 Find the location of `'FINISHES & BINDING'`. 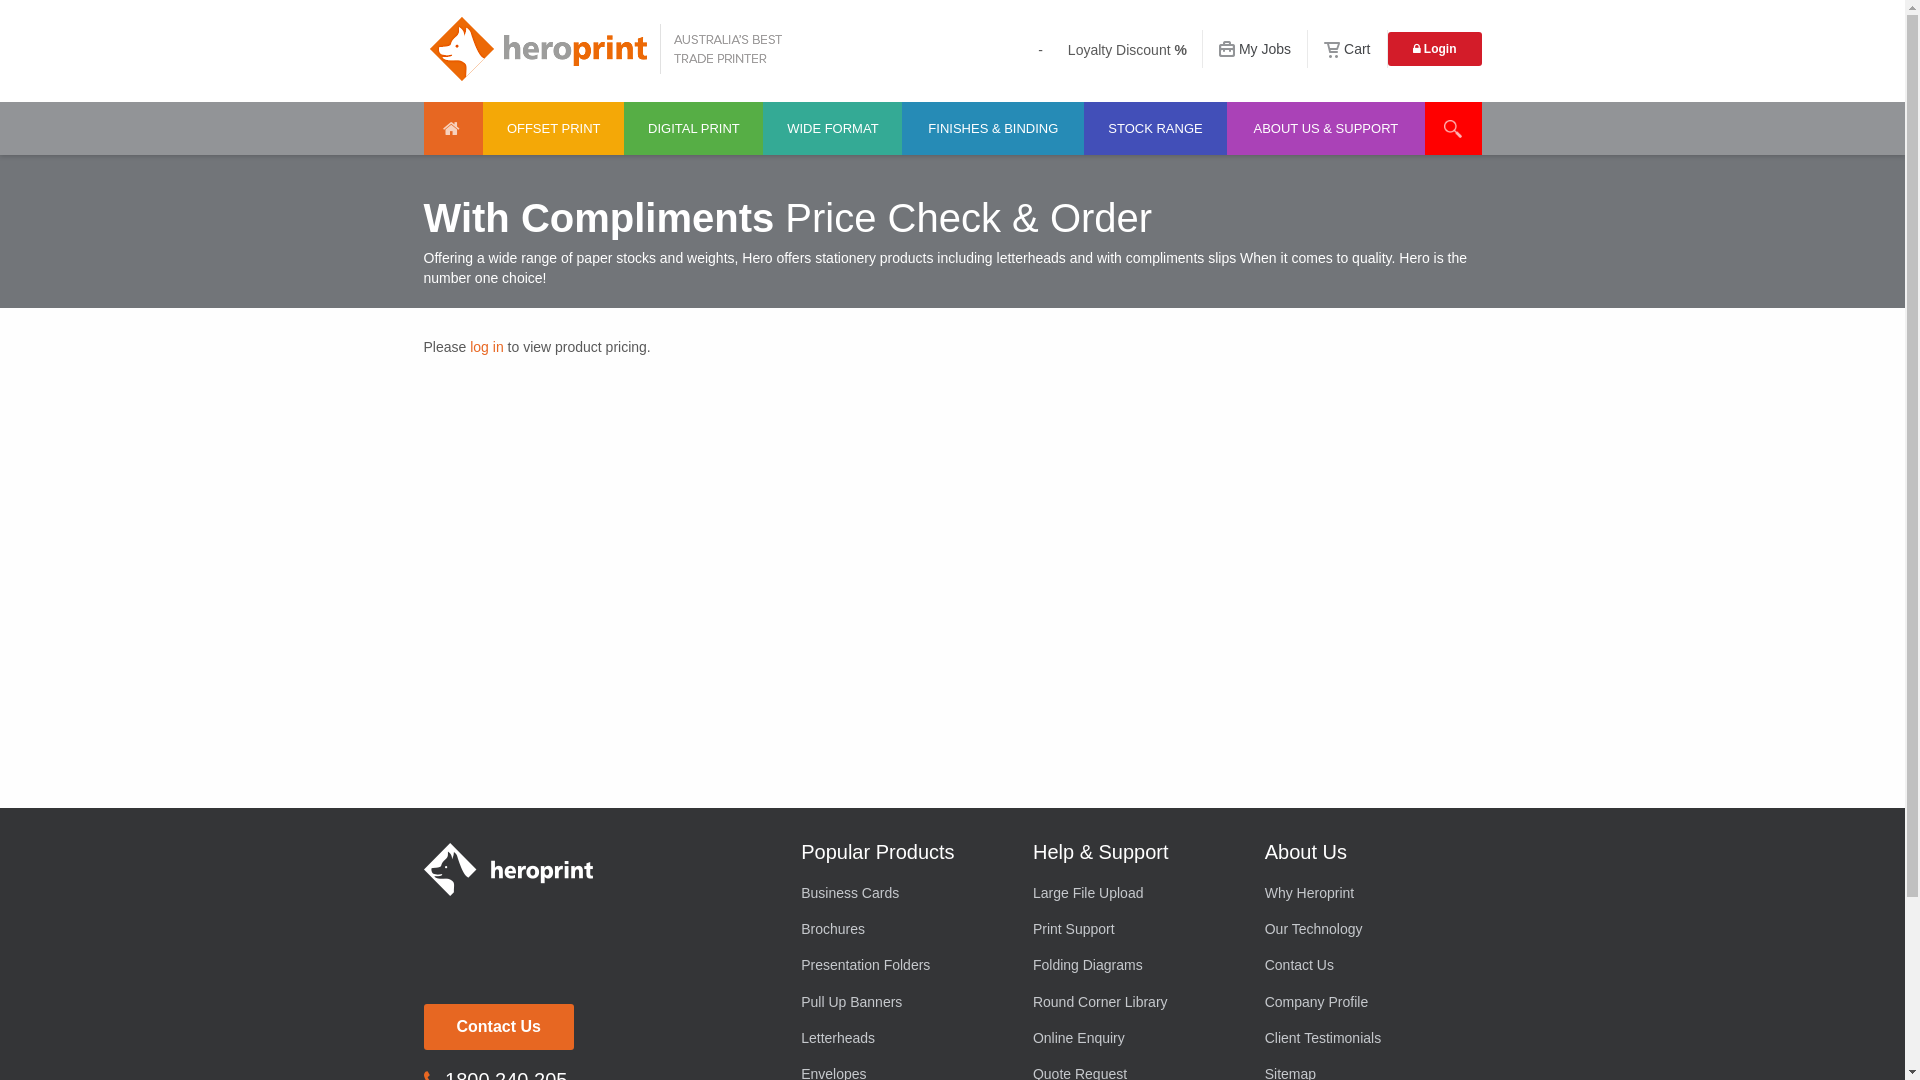

'FINISHES & BINDING' is located at coordinates (901, 127).